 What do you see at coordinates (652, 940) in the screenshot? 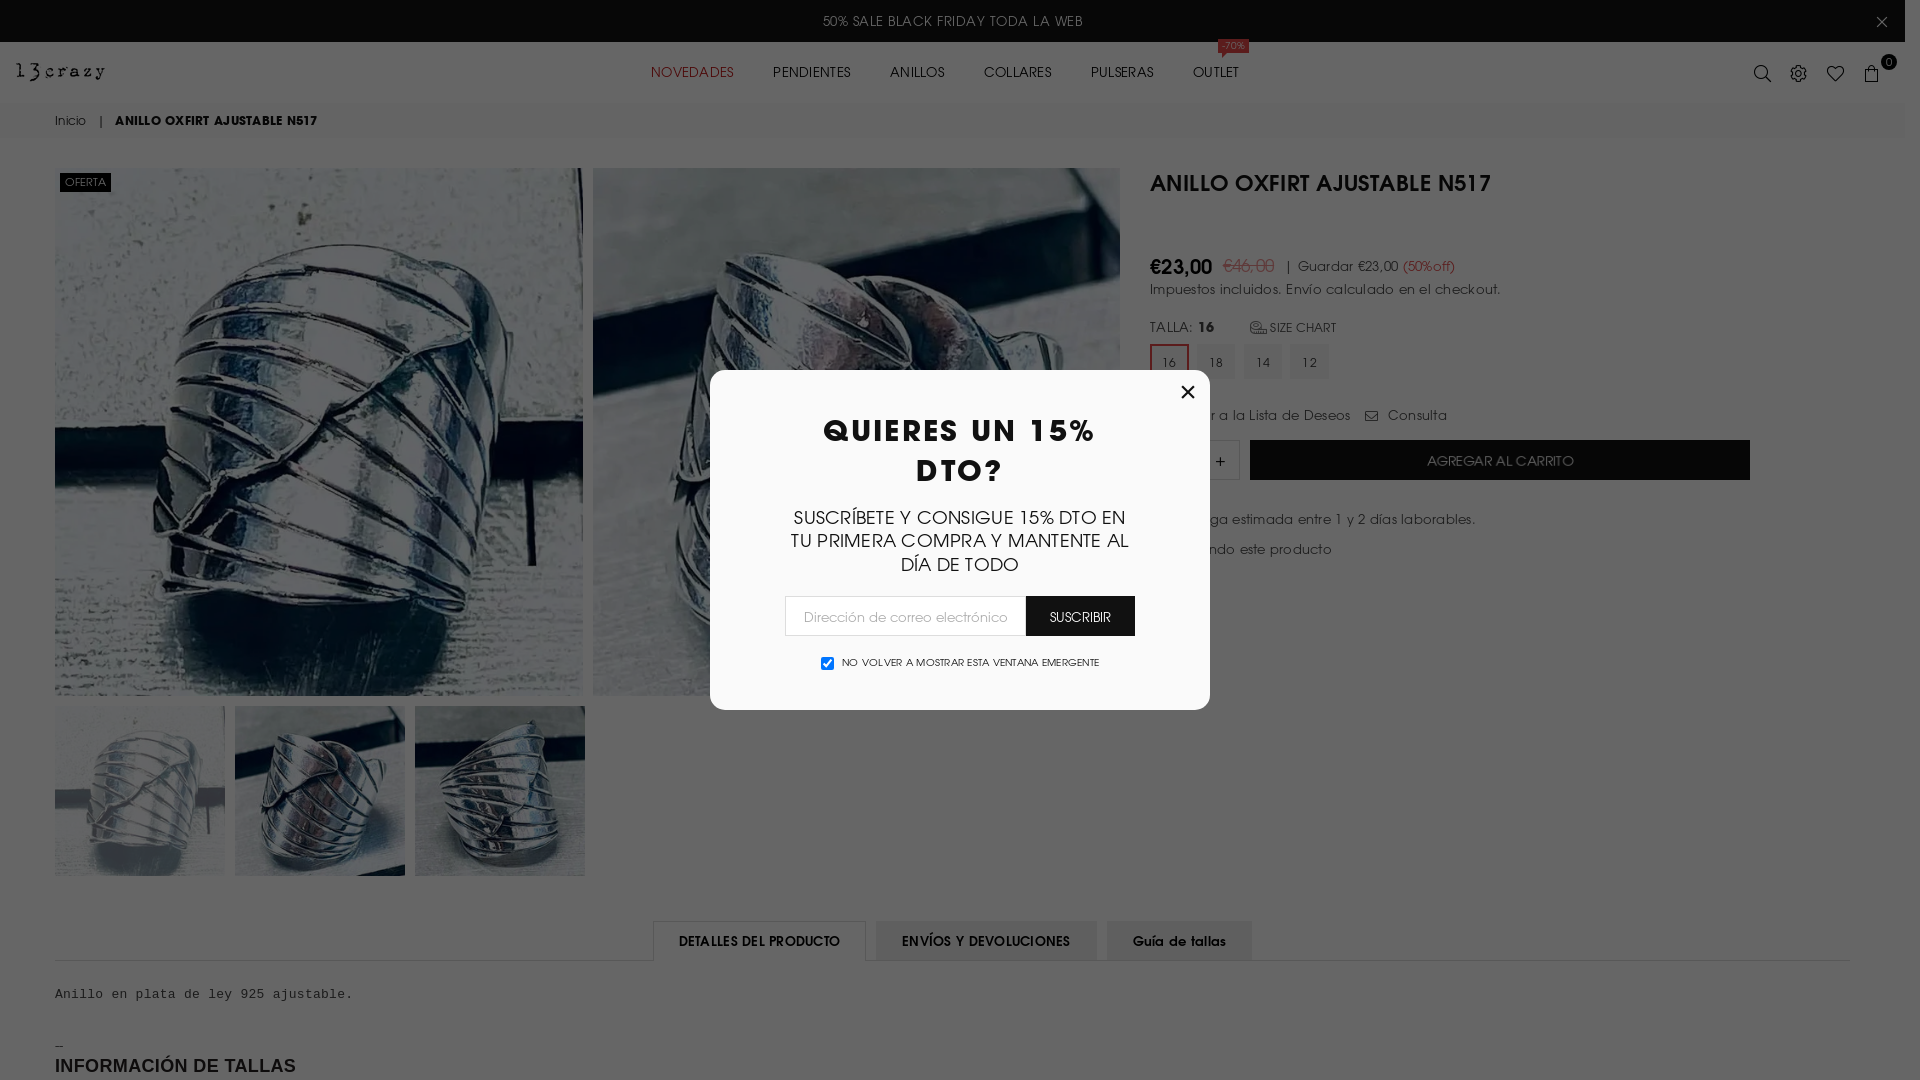
I see `'DETALLES DEL PRODUCTO'` at bounding box center [652, 940].